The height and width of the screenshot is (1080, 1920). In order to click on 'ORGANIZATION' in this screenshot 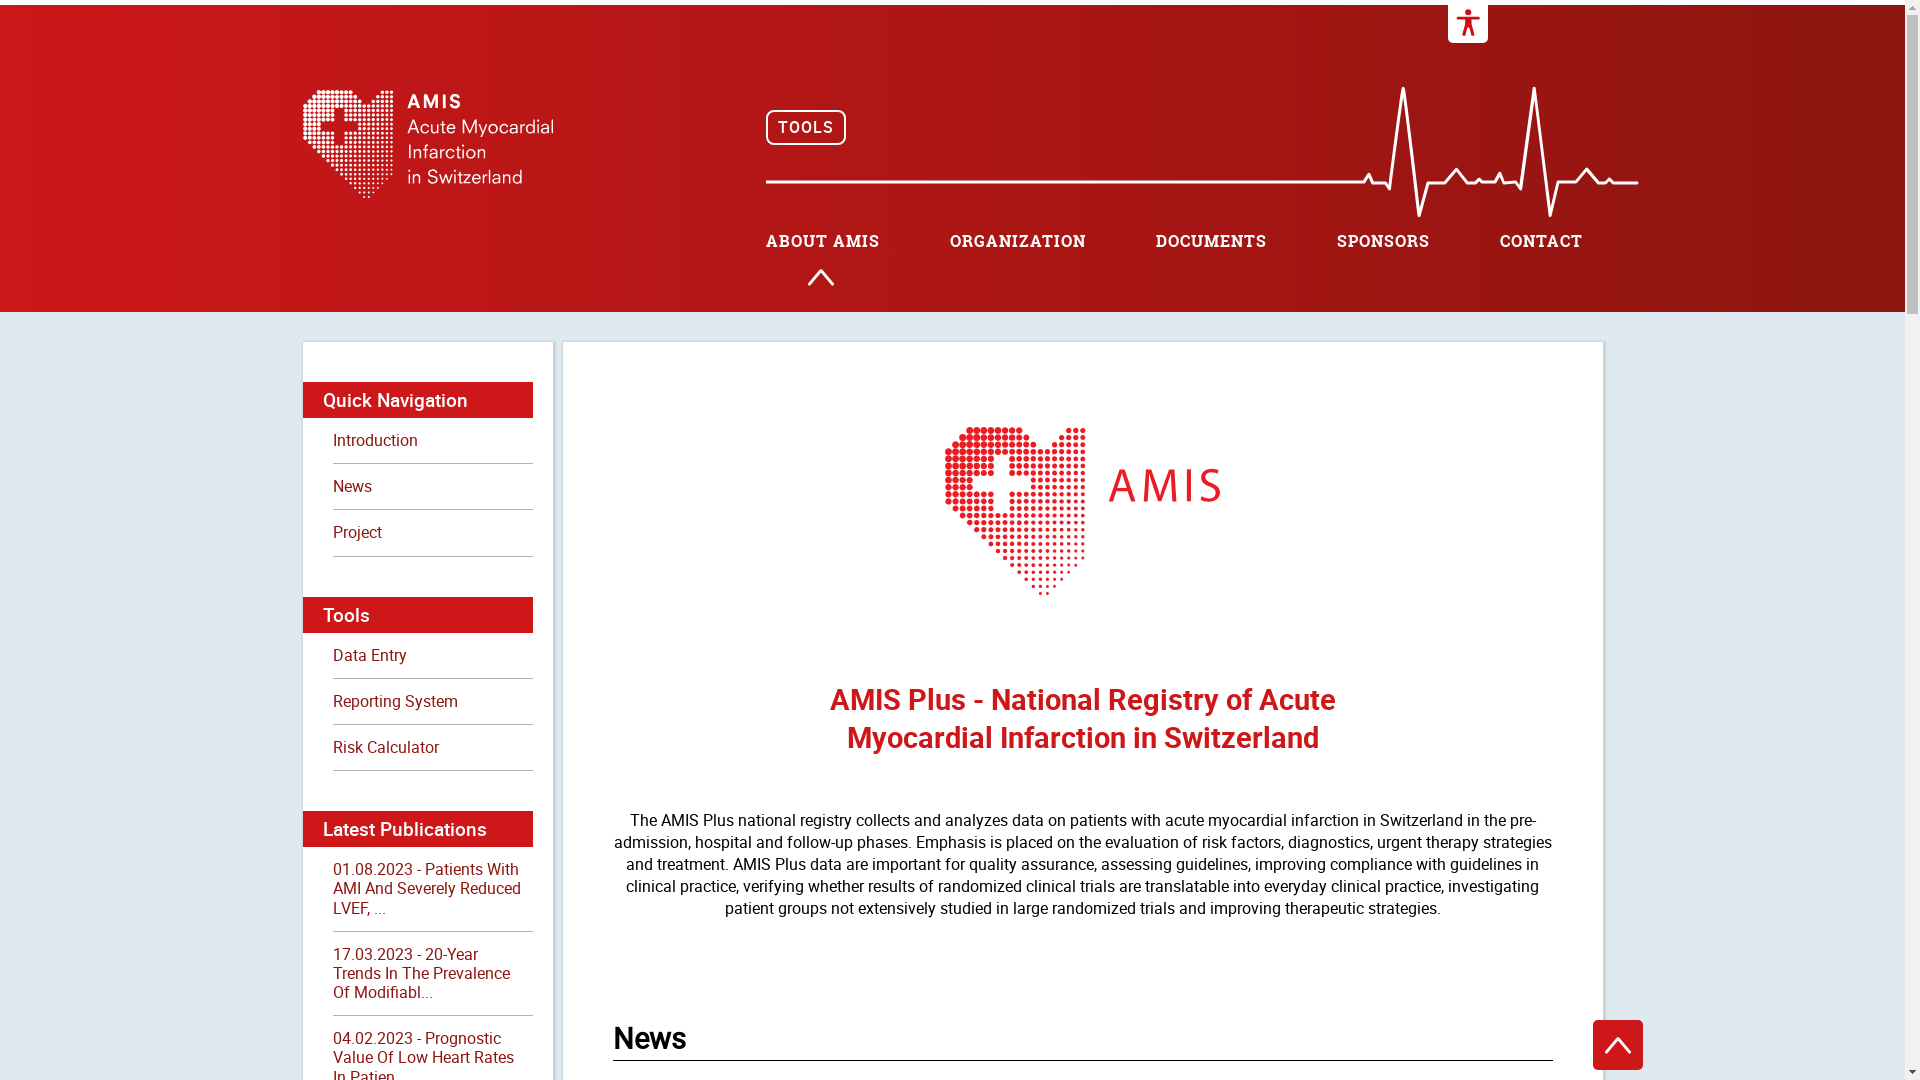, I will do `click(1017, 240)`.